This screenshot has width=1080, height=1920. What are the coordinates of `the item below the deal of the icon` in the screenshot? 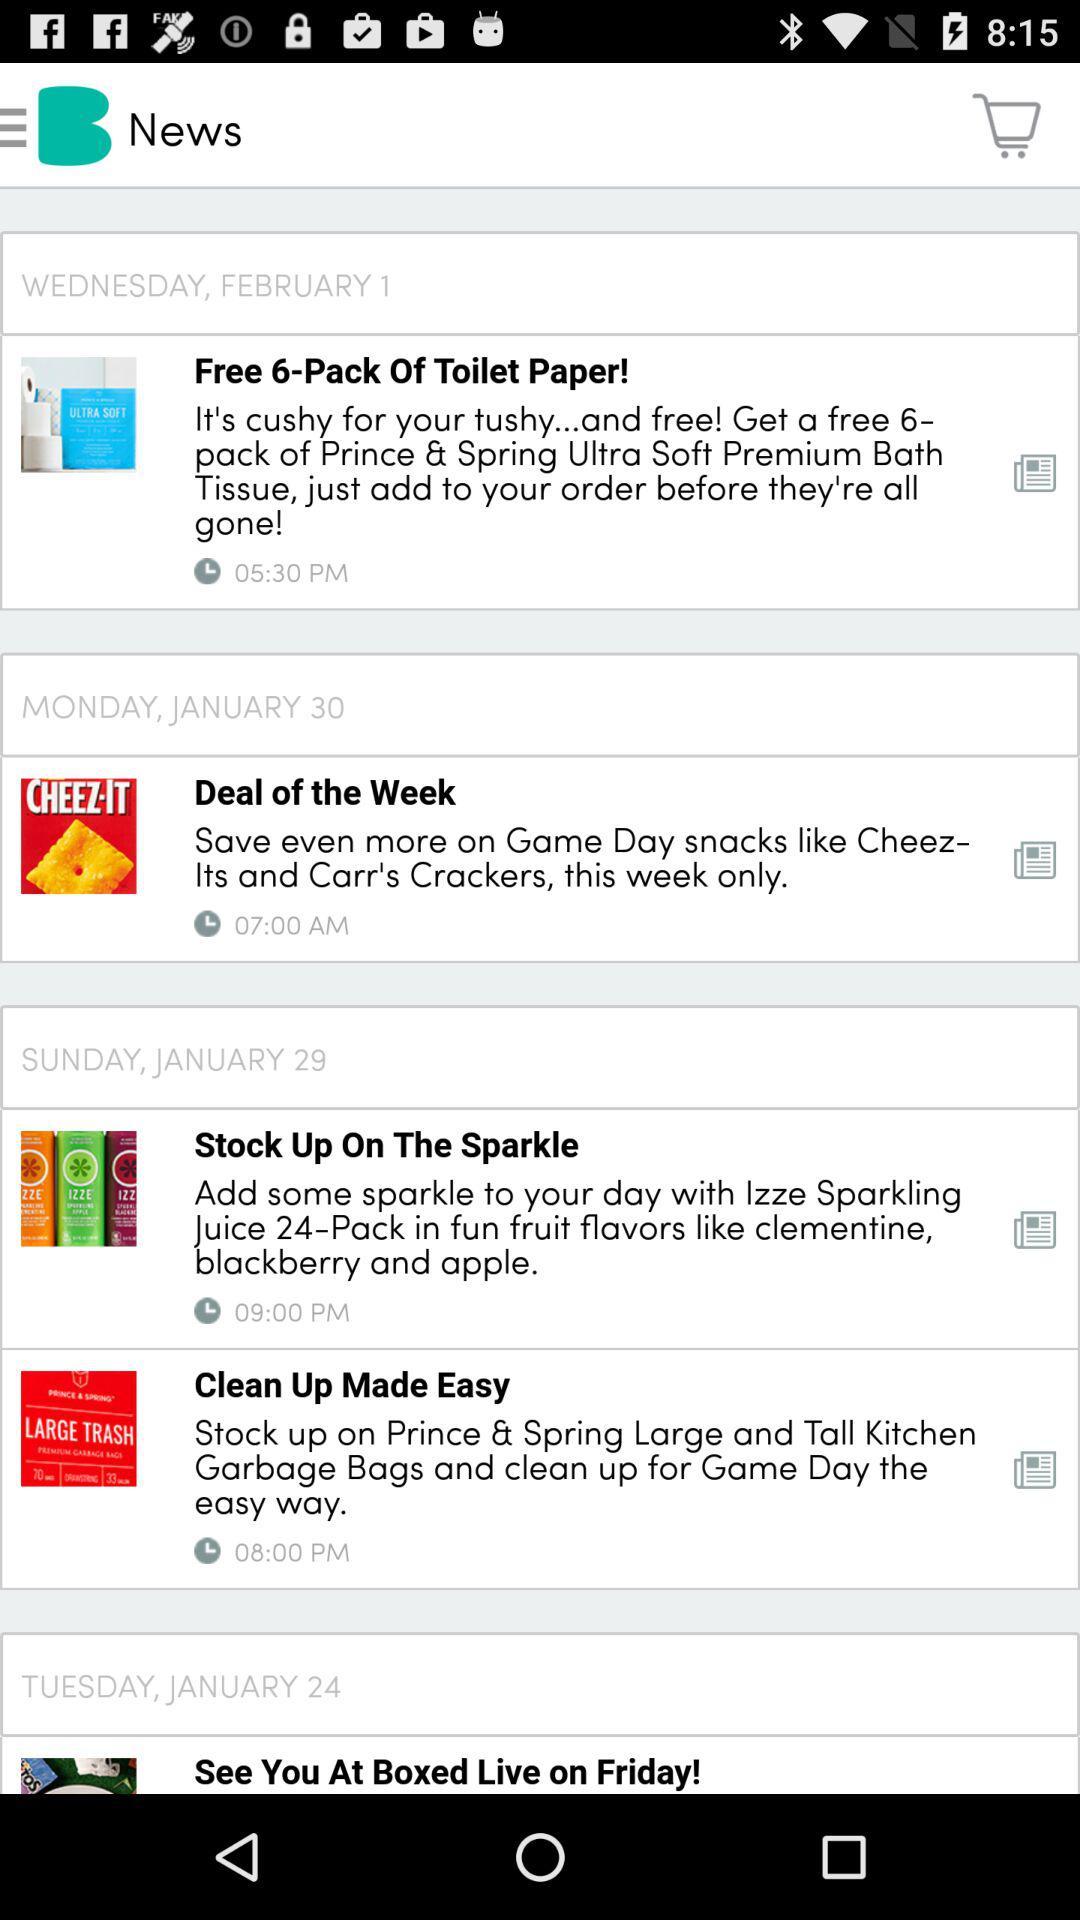 It's located at (589, 854).